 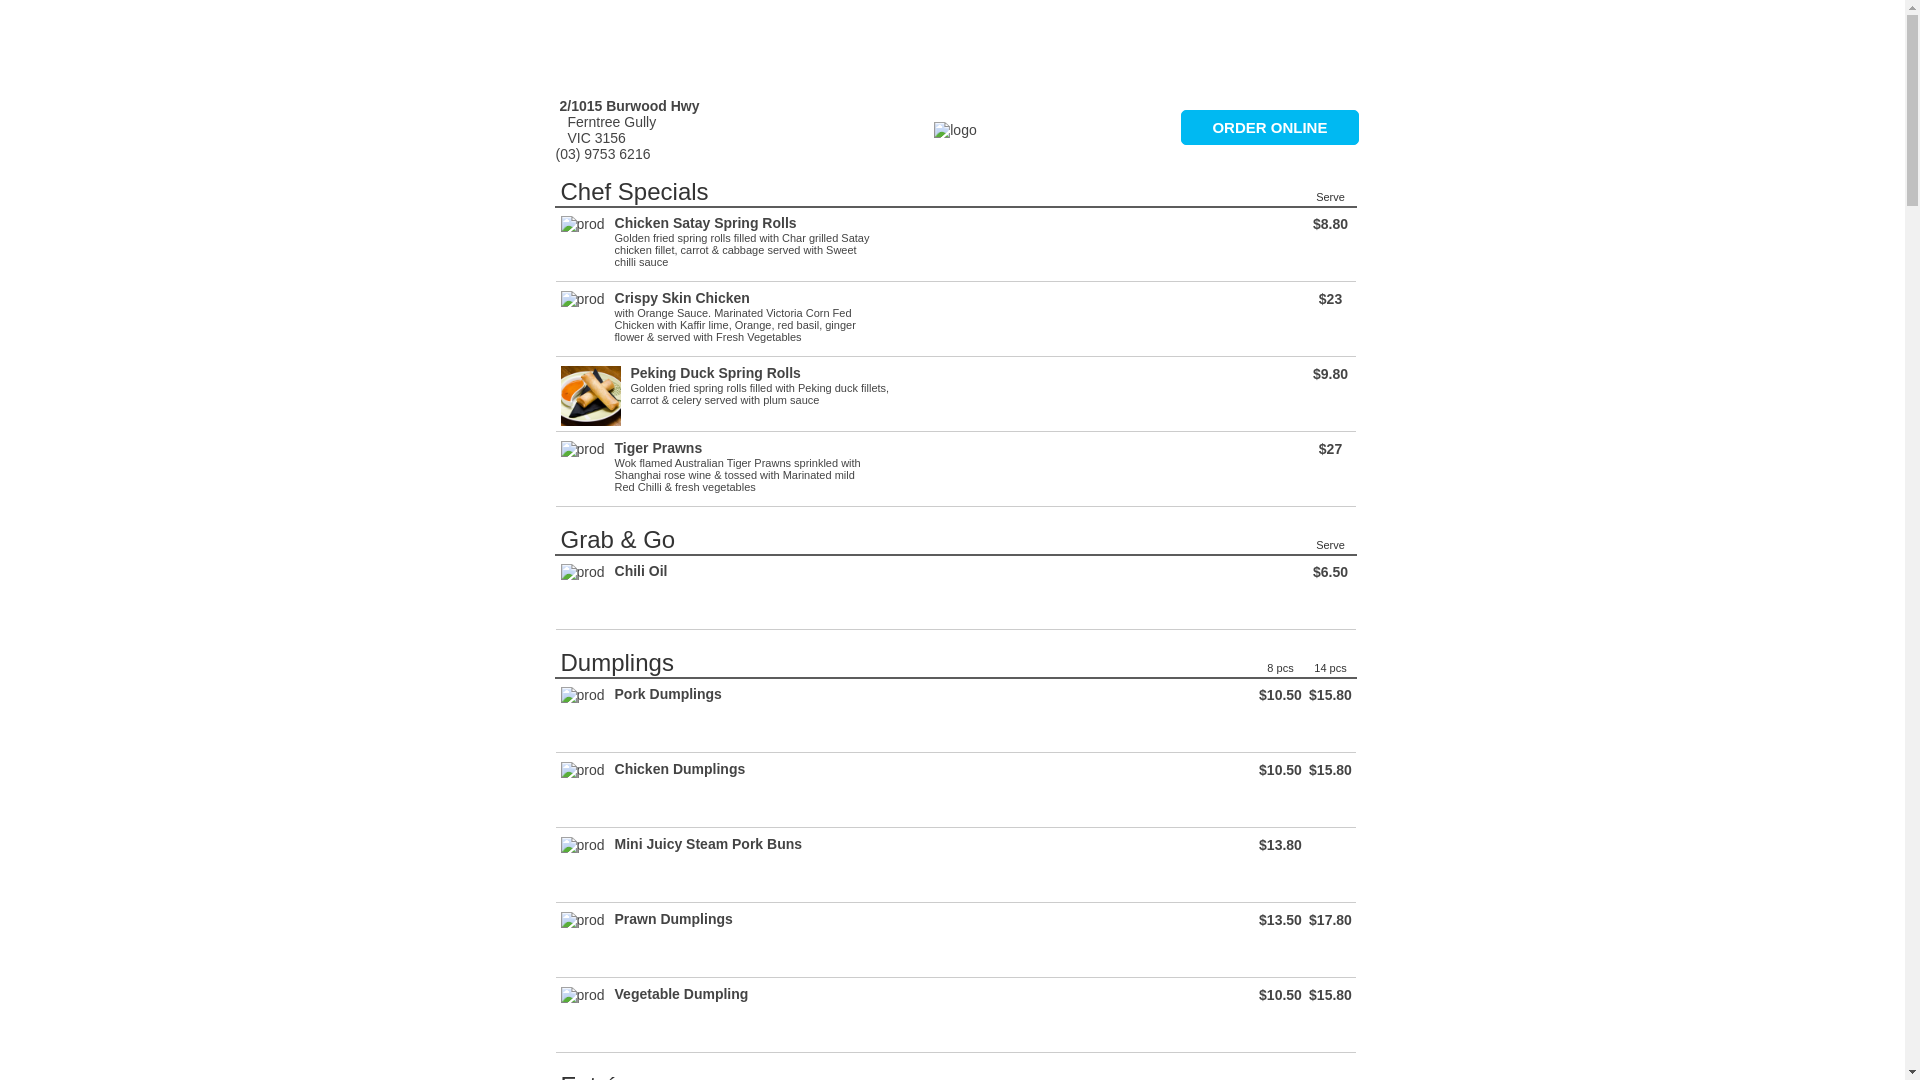 I want to click on 'Grab & Go', so click(x=616, y=538).